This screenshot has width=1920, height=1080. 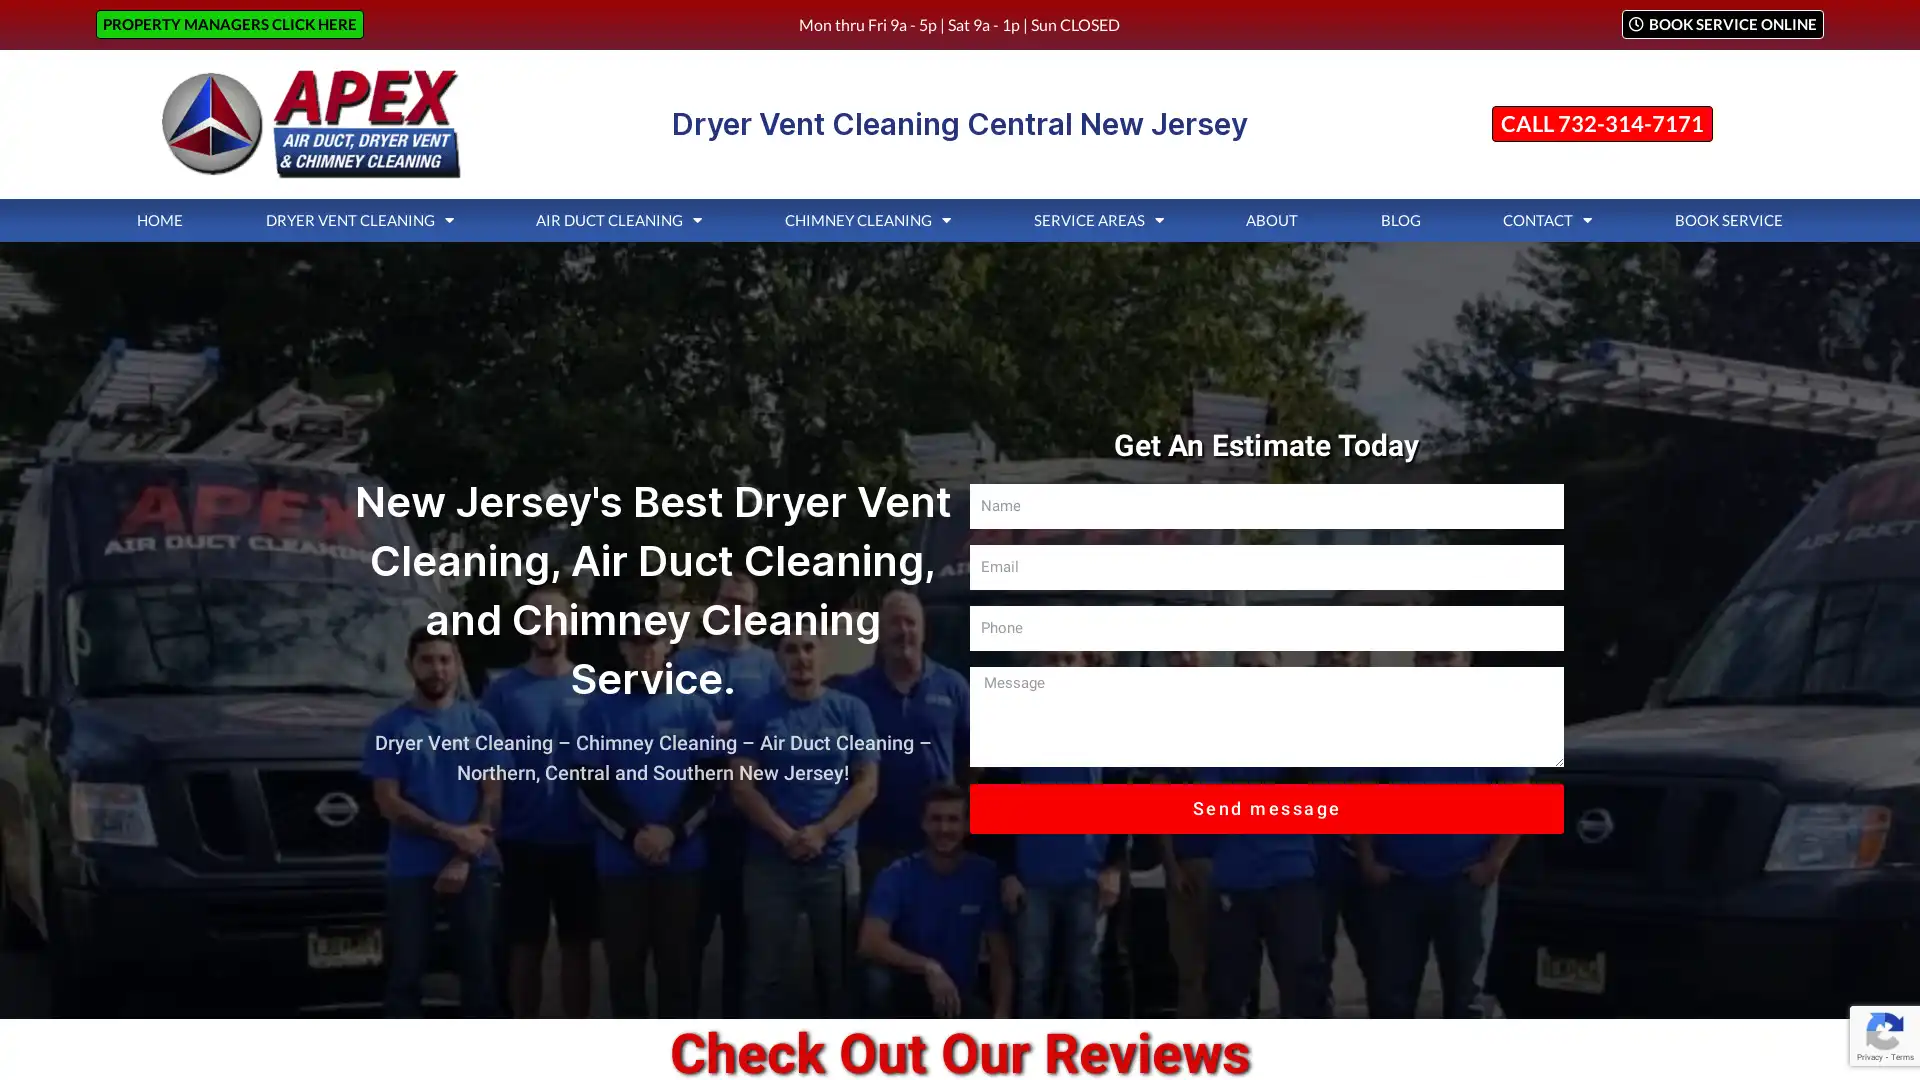 What do you see at coordinates (1266, 806) in the screenshot?
I see `Send message` at bounding box center [1266, 806].